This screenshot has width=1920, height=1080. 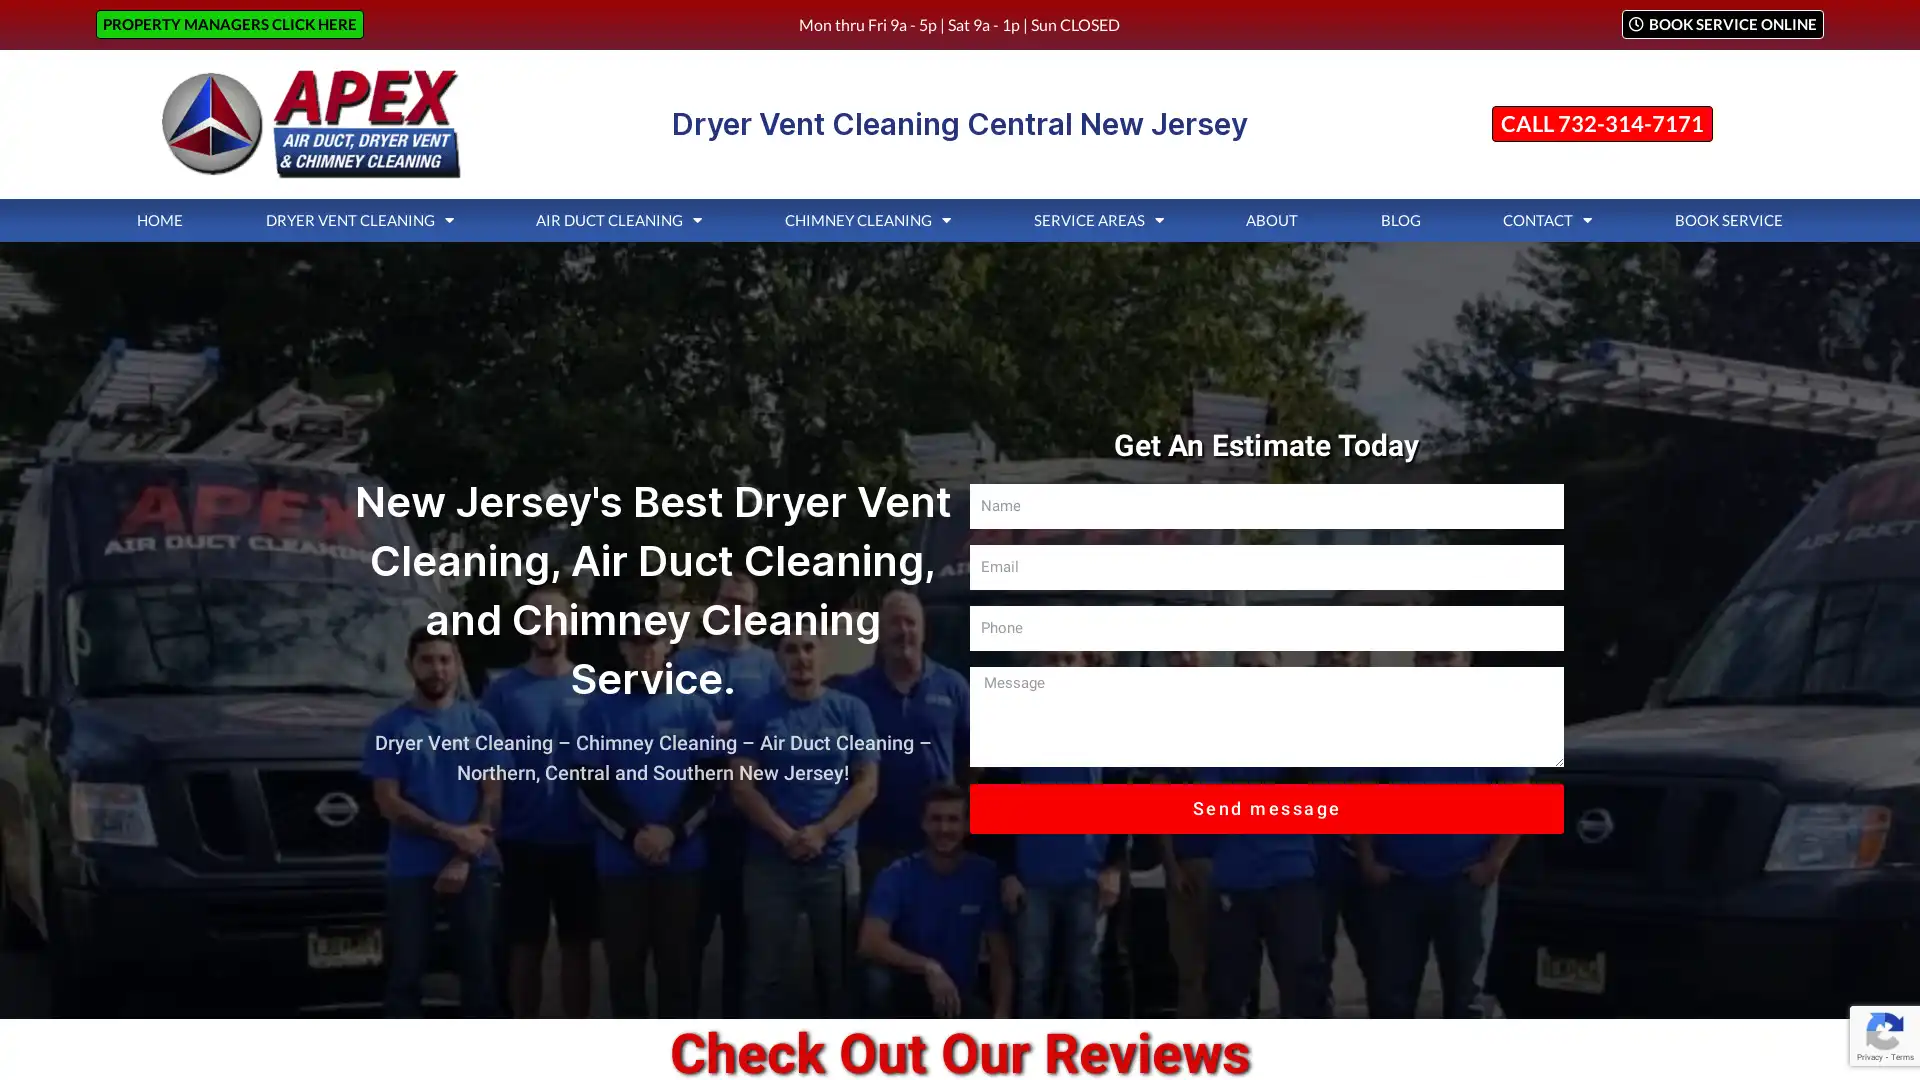 What do you see at coordinates (1266, 806) in the screenshot?
I see `Send message` at bounding box center [1266, 806].